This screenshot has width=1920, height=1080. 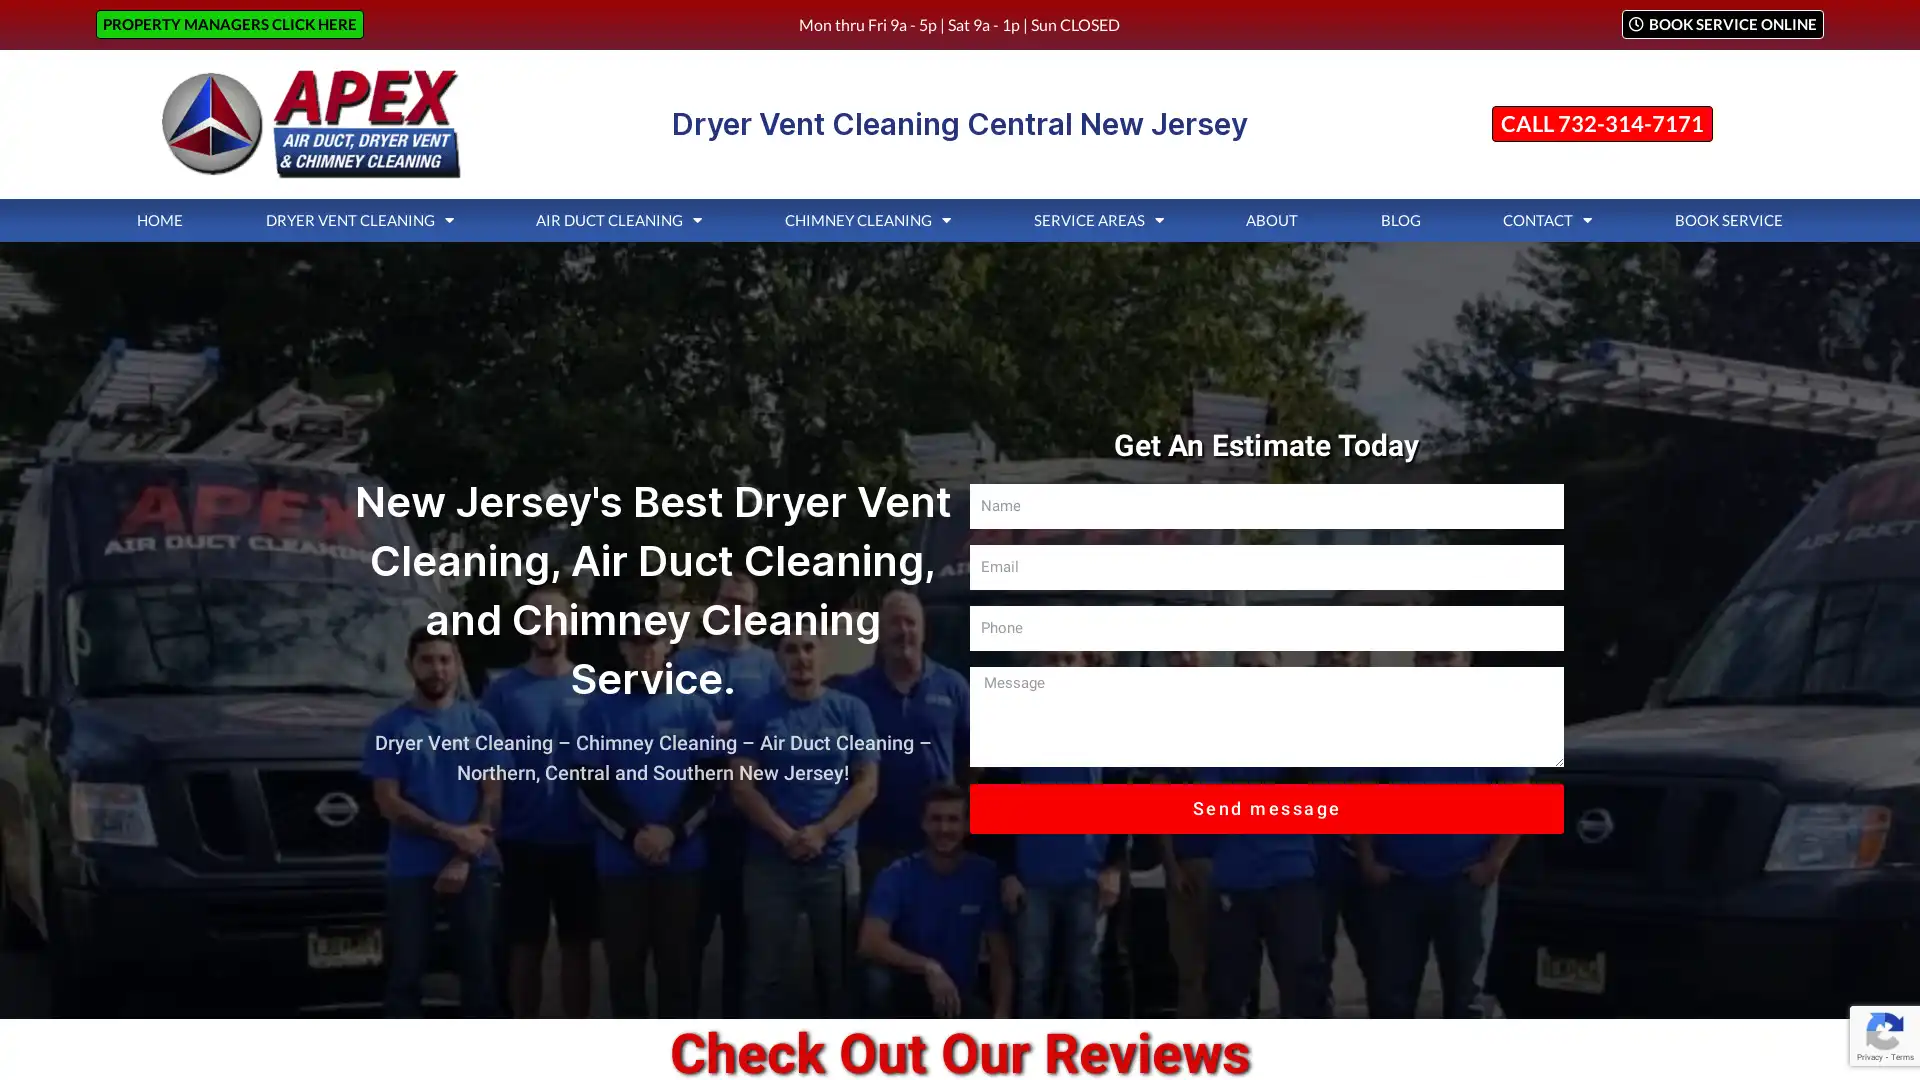 What do you see at coordinates (1266, 806) in the screenshot?
I see `Send message` at bounding box center [1266, 806].